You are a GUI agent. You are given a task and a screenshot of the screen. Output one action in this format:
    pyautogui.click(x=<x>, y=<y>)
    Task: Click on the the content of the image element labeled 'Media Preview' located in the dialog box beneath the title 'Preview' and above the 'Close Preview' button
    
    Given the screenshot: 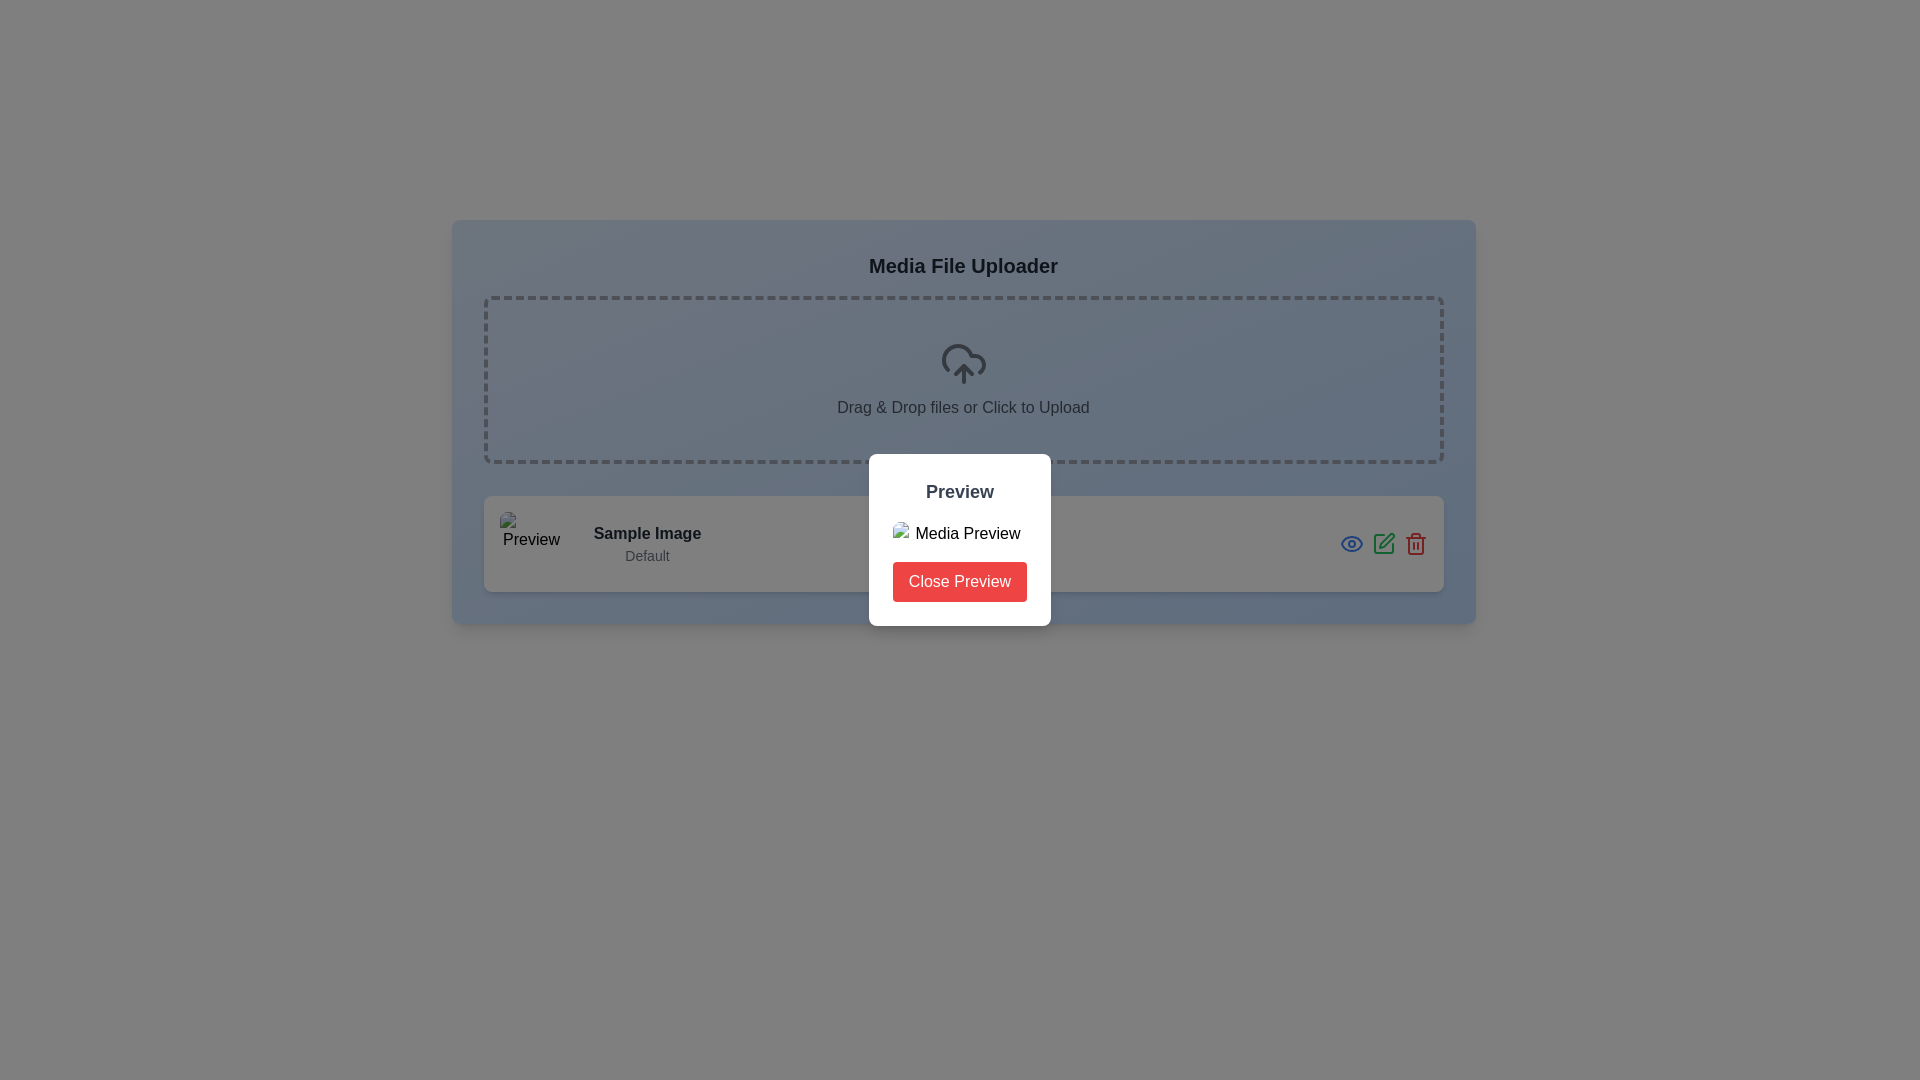 What is the action you would take?
    pyautogui.click(x=960, y=532)
    